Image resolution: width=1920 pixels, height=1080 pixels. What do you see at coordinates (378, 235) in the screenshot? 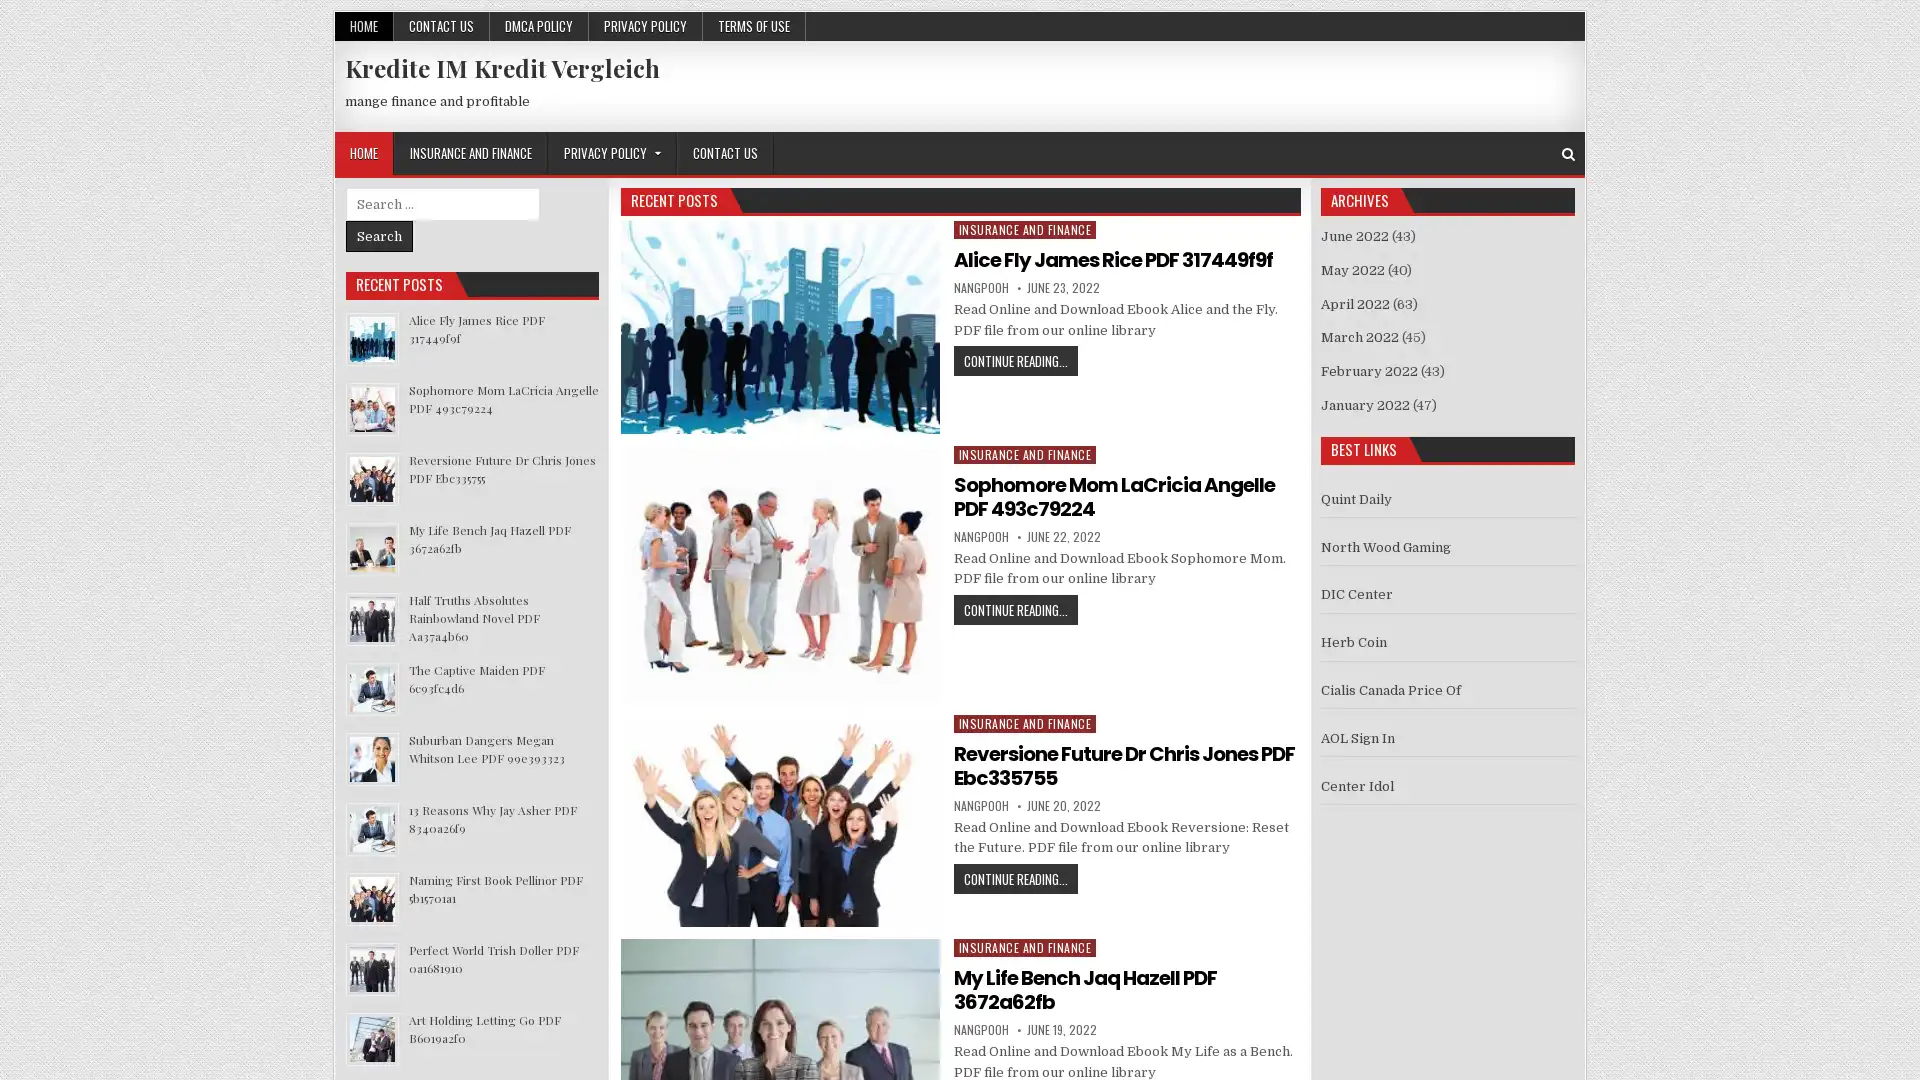
I see `Search` at bounding box center [378, 235].